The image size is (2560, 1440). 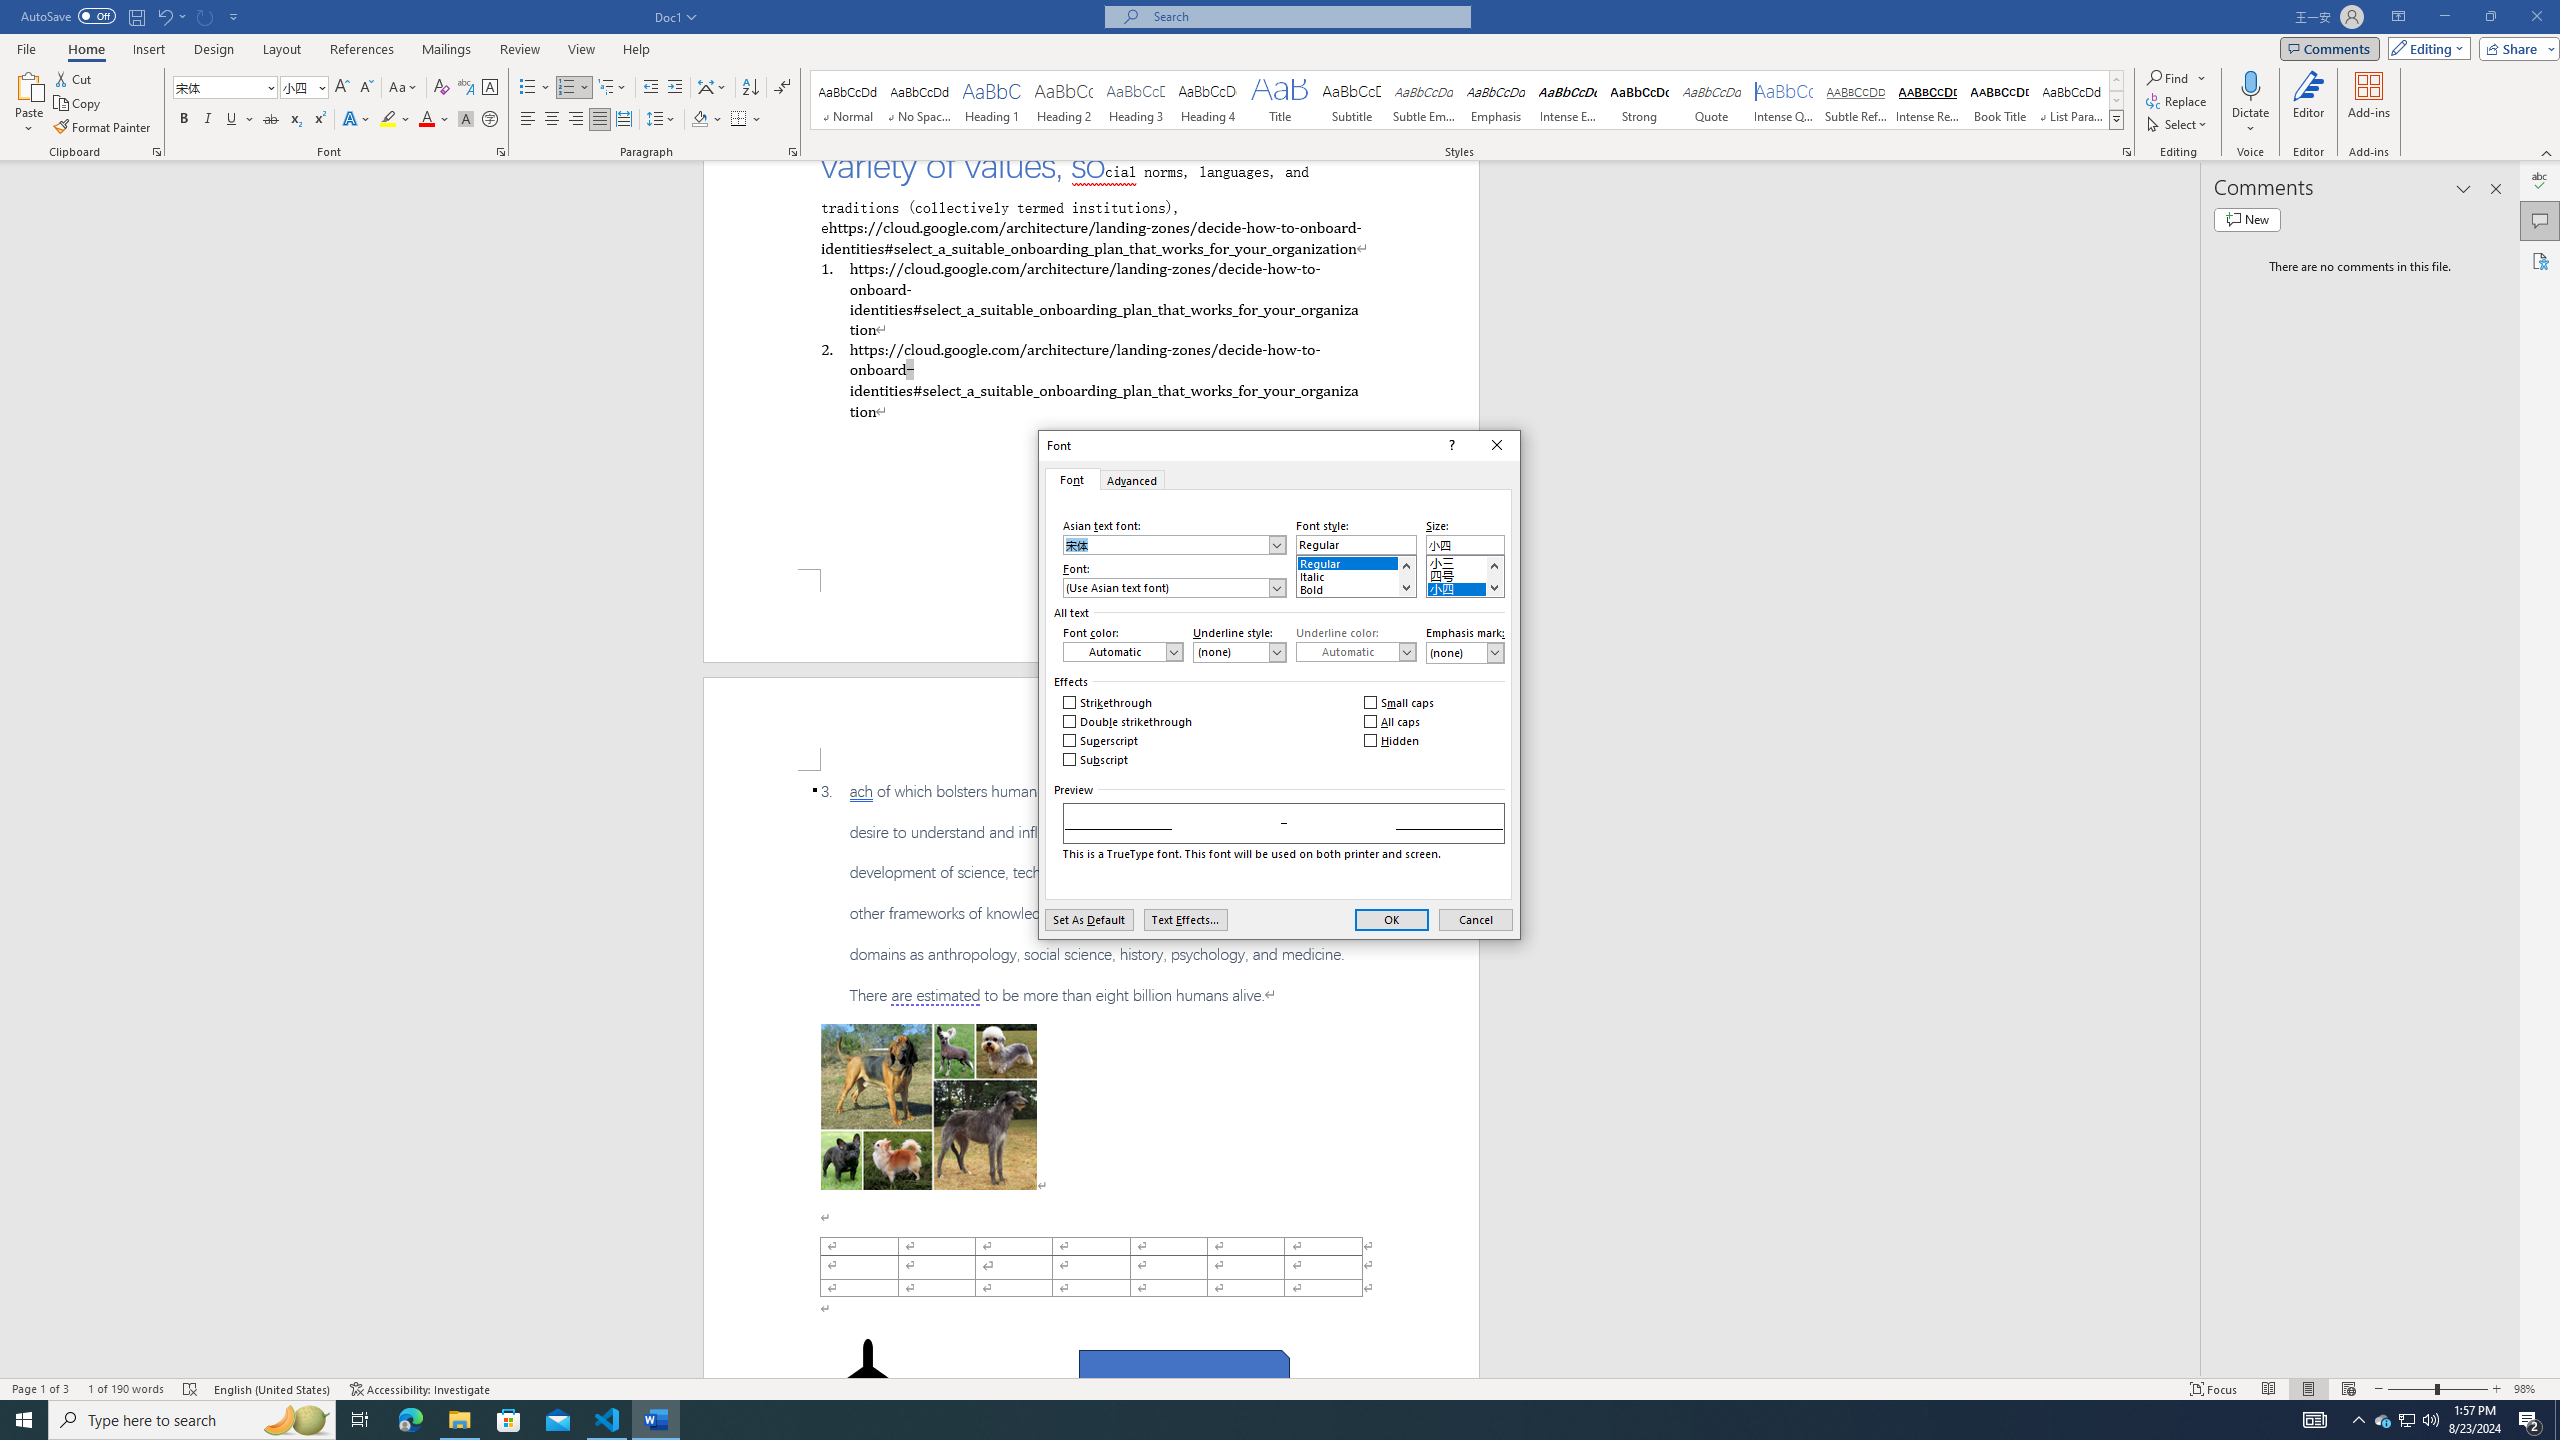 I want to click on 'Change Case', so click(x=403, y=87).